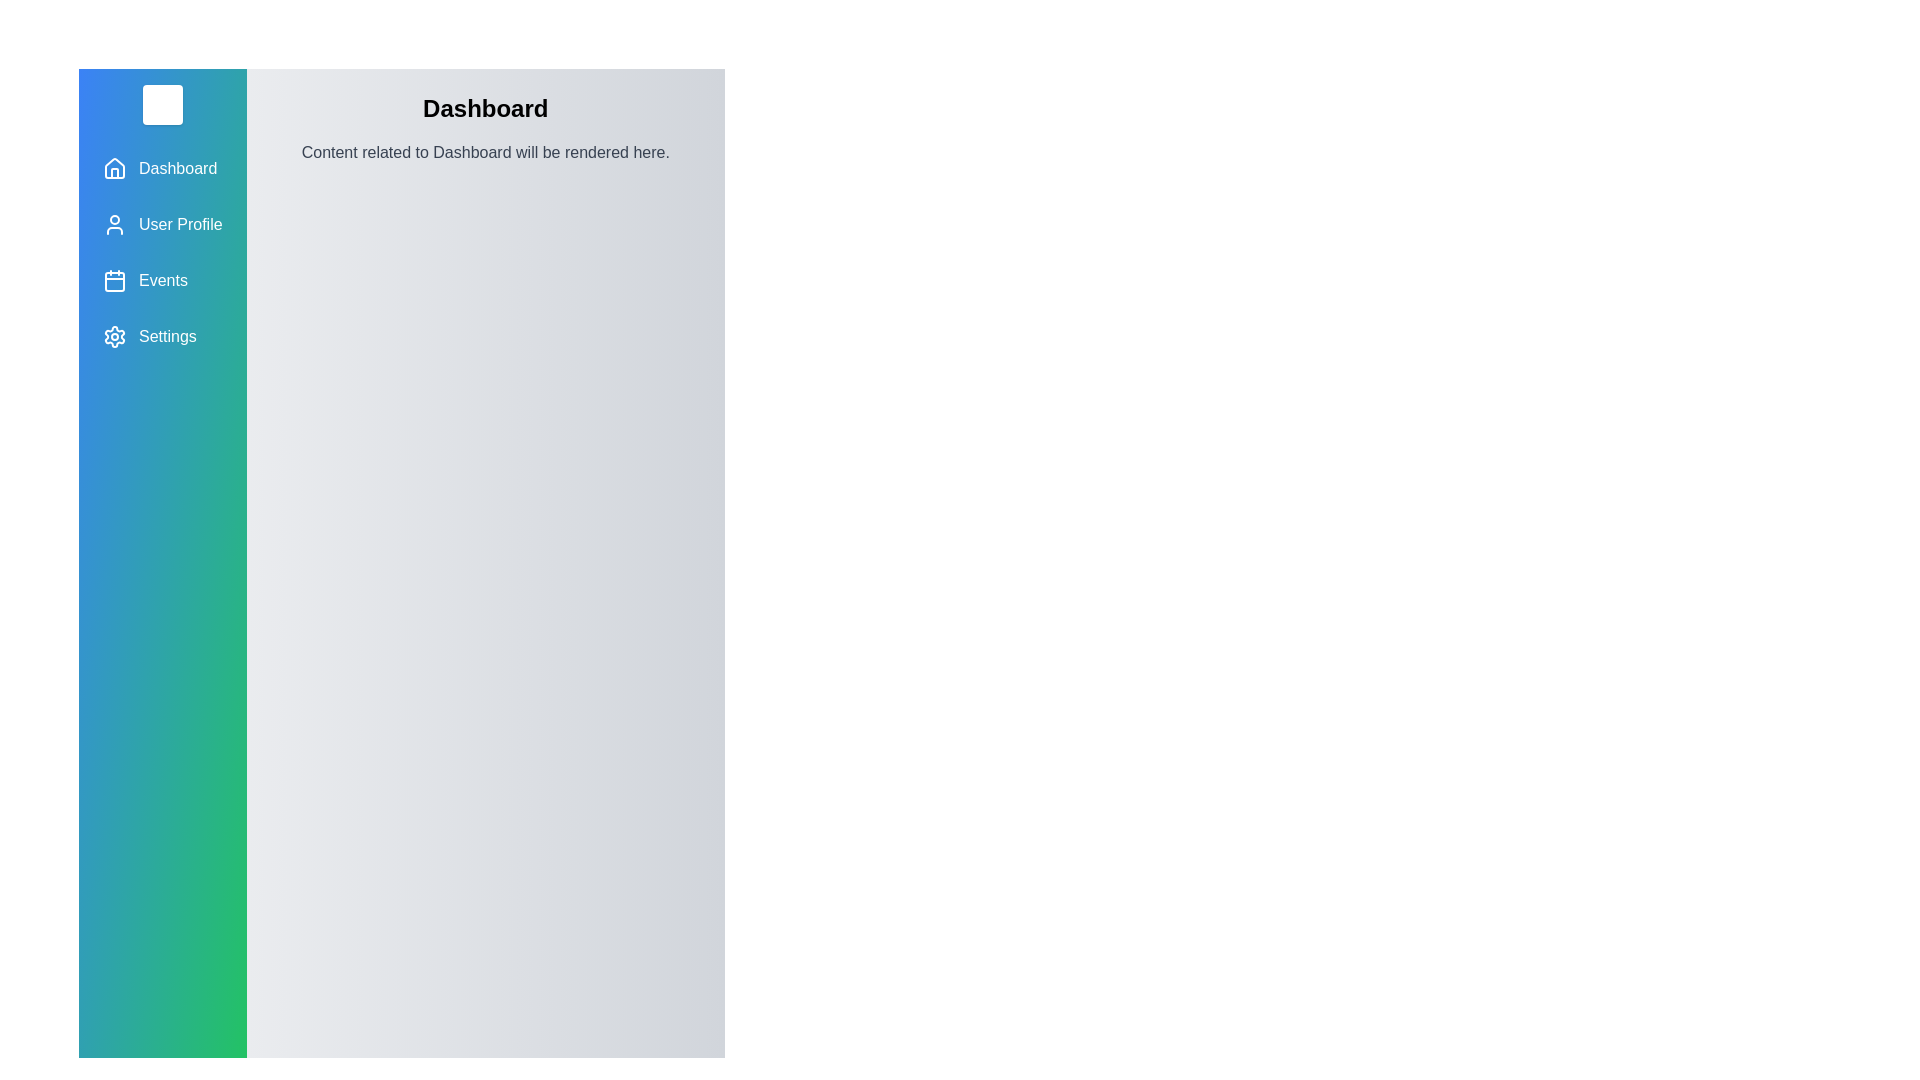 The image size is (1920, 1080). I want to click on the Events tab from the sidebar, so click(162, 281).